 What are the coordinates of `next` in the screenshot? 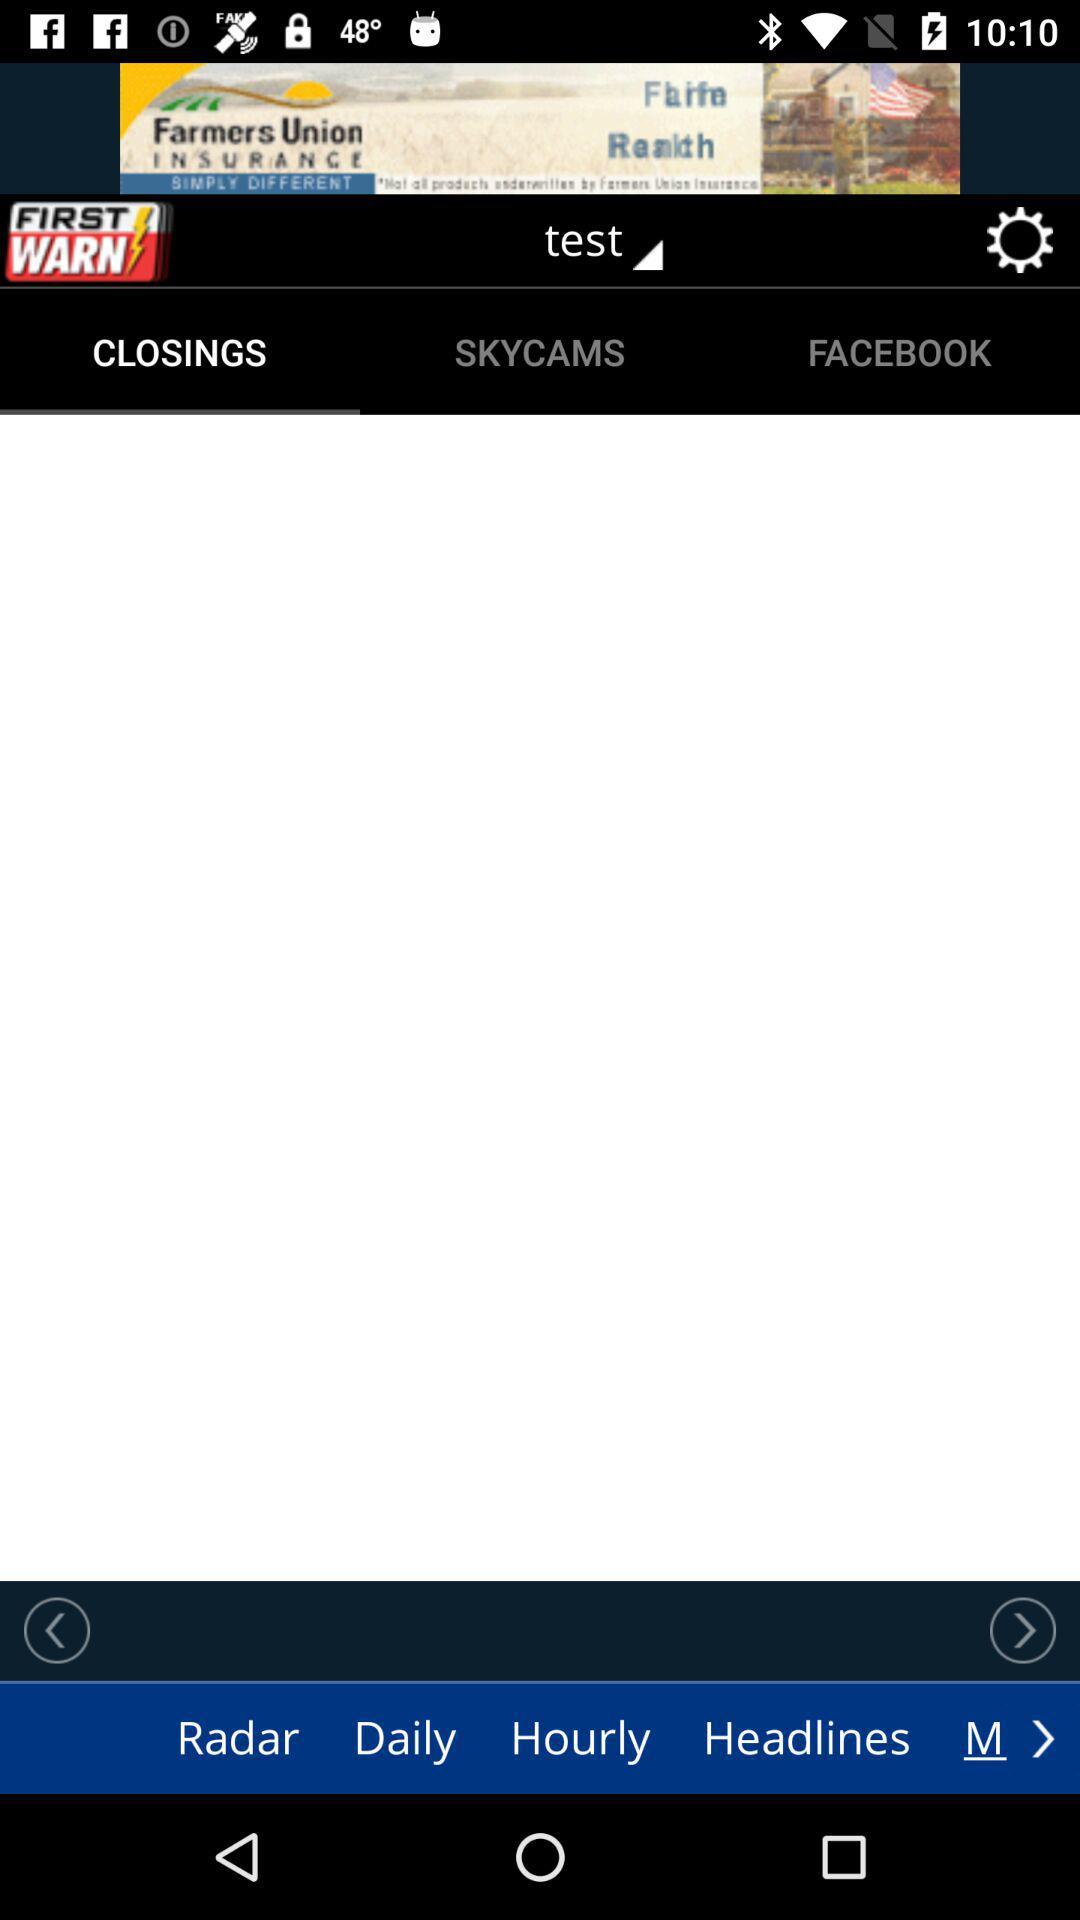 It's located at (1022, 1630).